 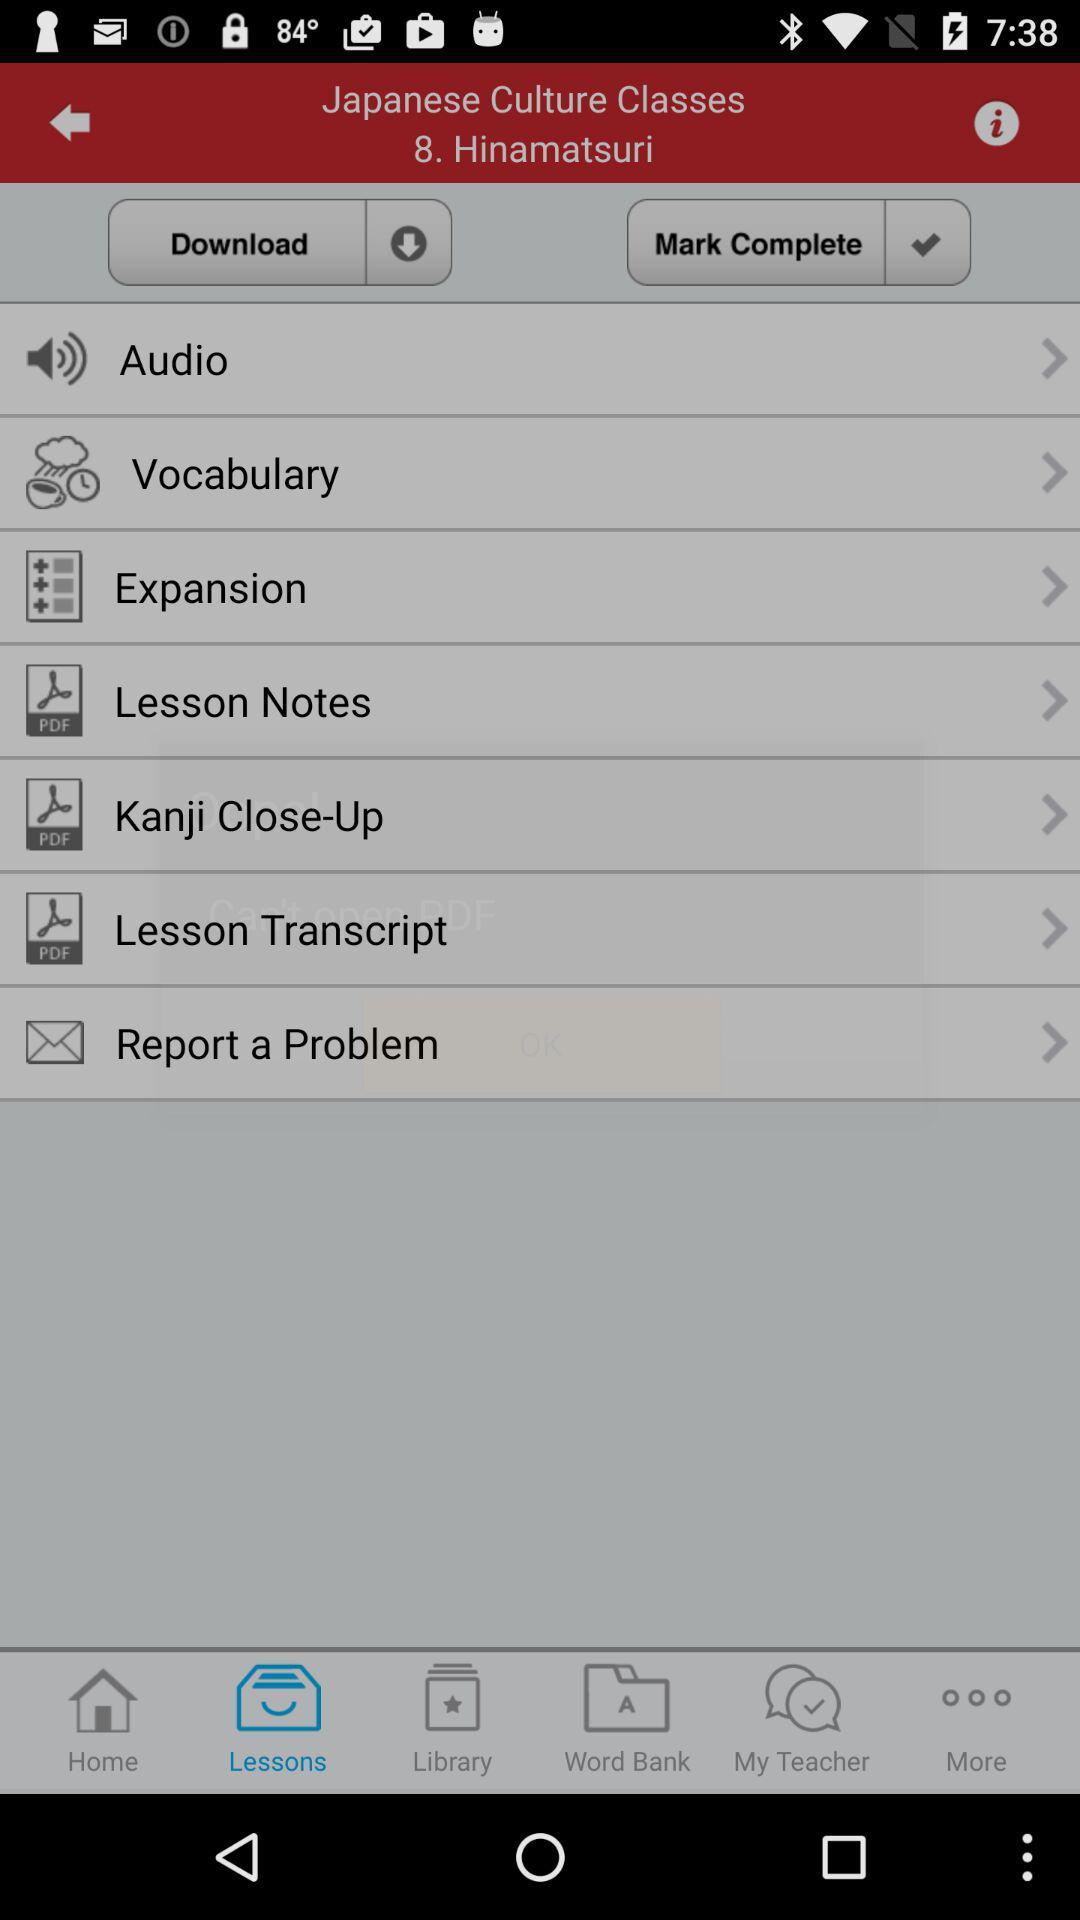 I want to click on the lesson notes icon, so click(x=242, y=700).